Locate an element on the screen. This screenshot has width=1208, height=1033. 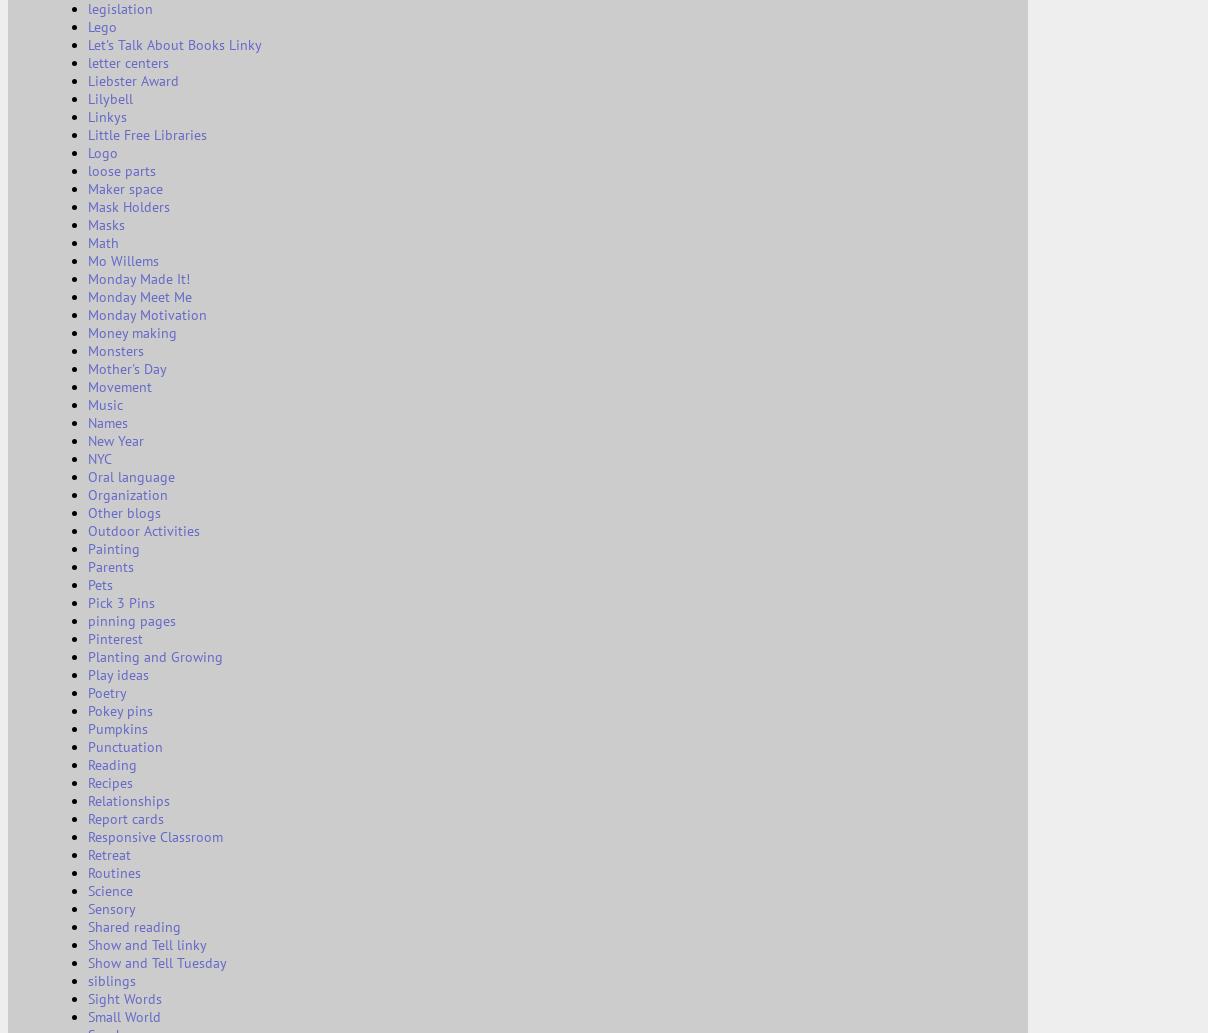
'Responsive Classroom' is located at coordinates (155, 837).